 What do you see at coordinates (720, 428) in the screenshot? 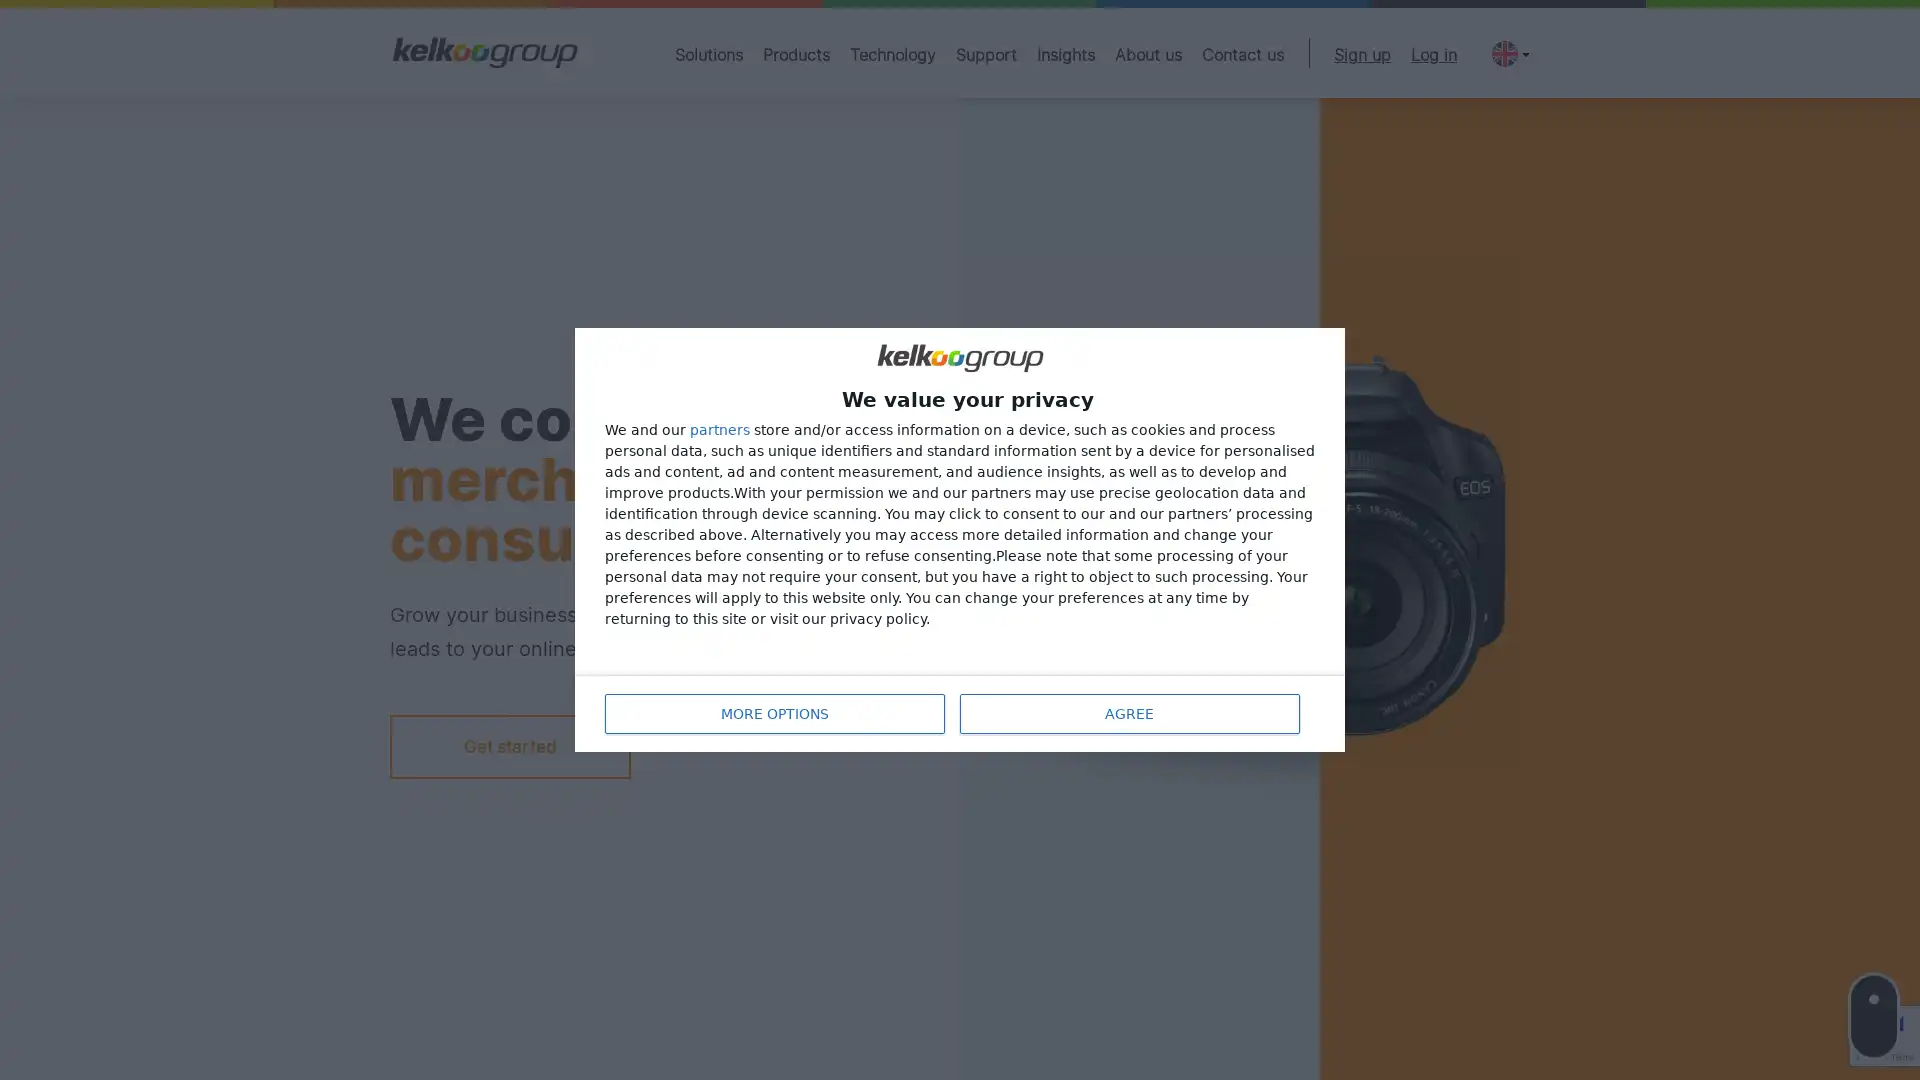
I see `partners` at bounding box center [720, 428].